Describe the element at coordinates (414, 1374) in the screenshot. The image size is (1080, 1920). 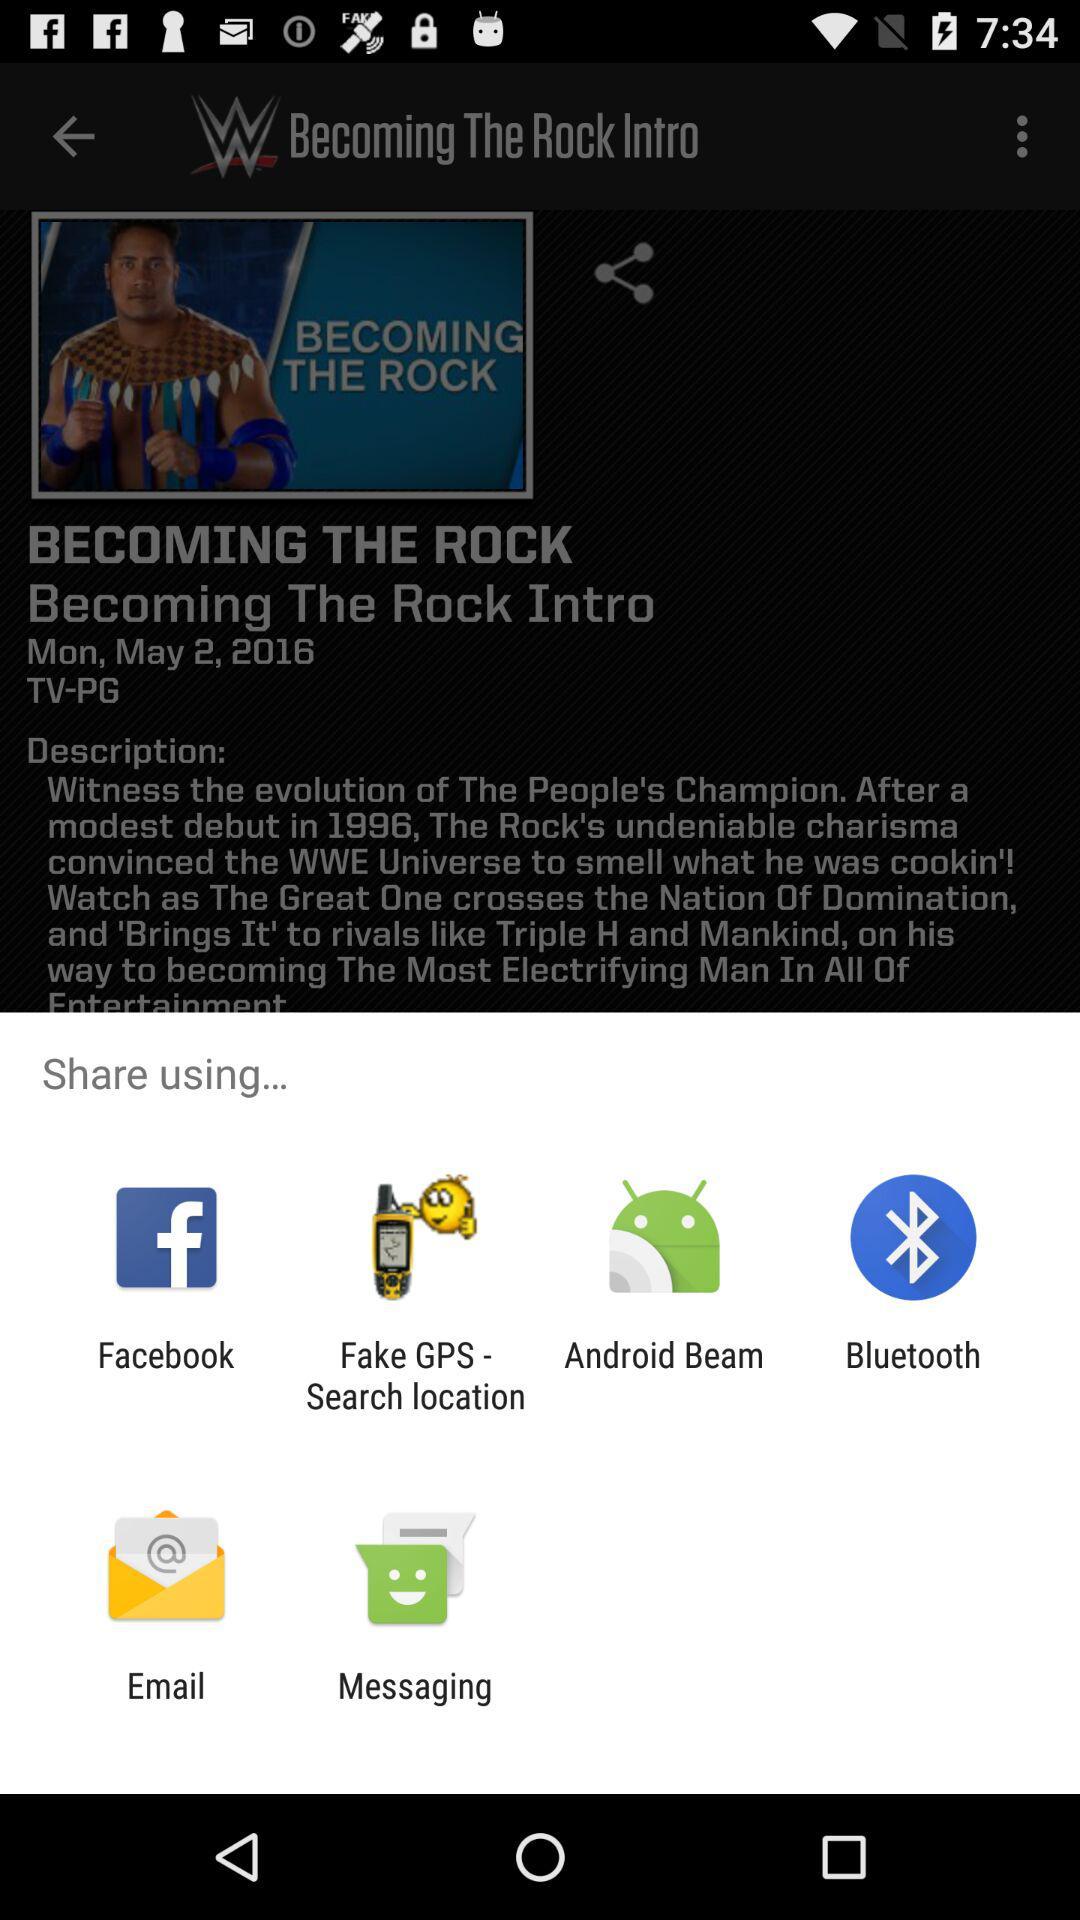
I see `item next to the android beam icon` at that location.